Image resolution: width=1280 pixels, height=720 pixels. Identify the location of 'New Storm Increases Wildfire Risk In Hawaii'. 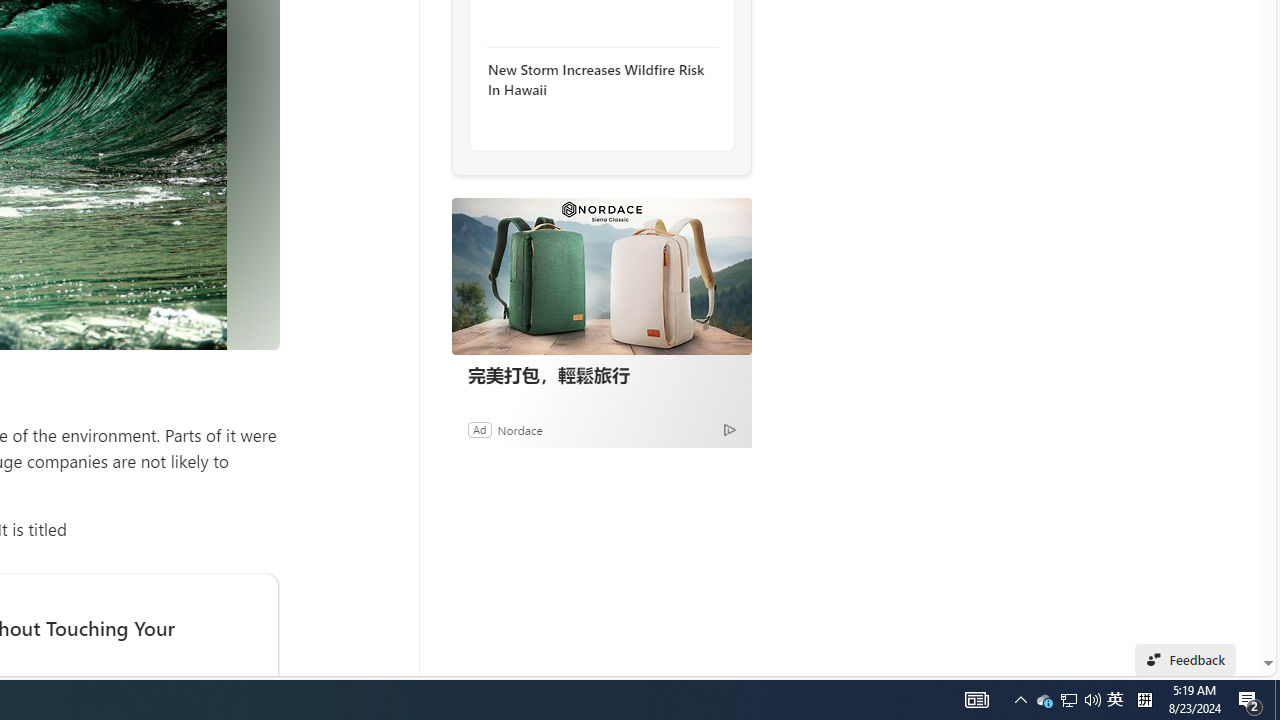
(595, 78).